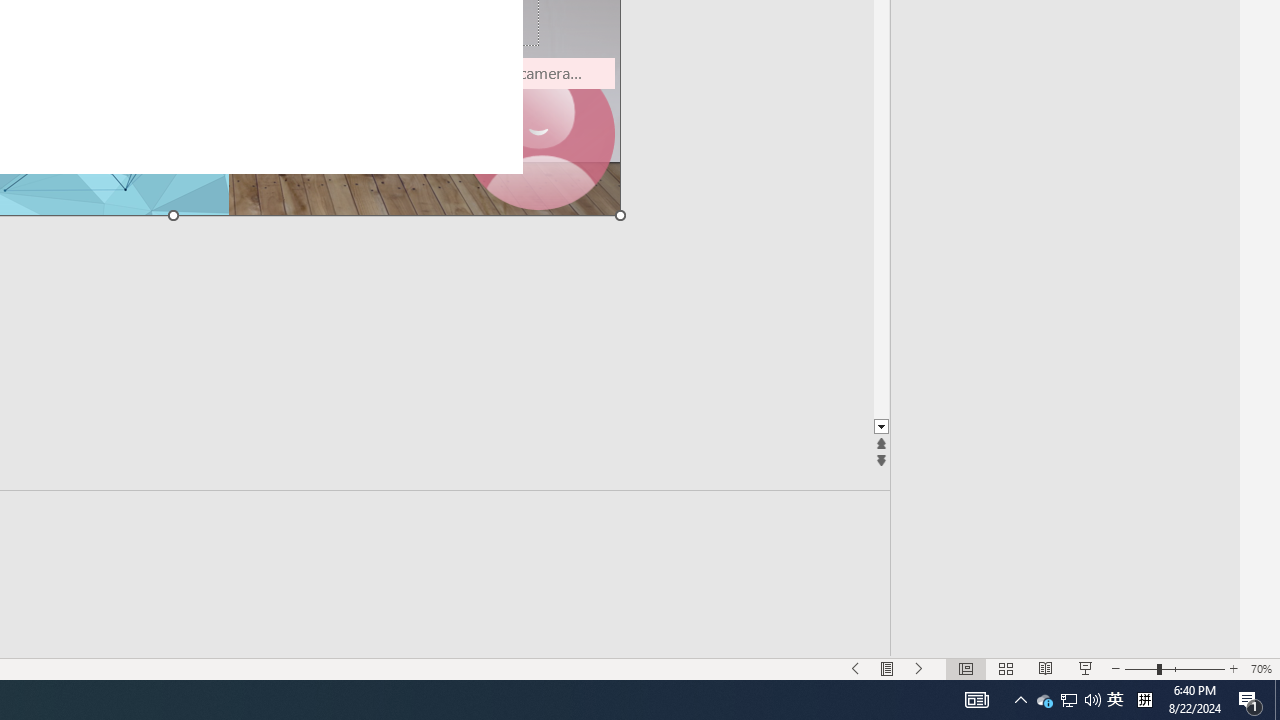 Image resolution: width=1280 pixels, height=720 pixels. What do you see at coordinates (1260, 669) in the screenshot?
I see `'Zoom 70%'` at bounding box center [1260, 669].